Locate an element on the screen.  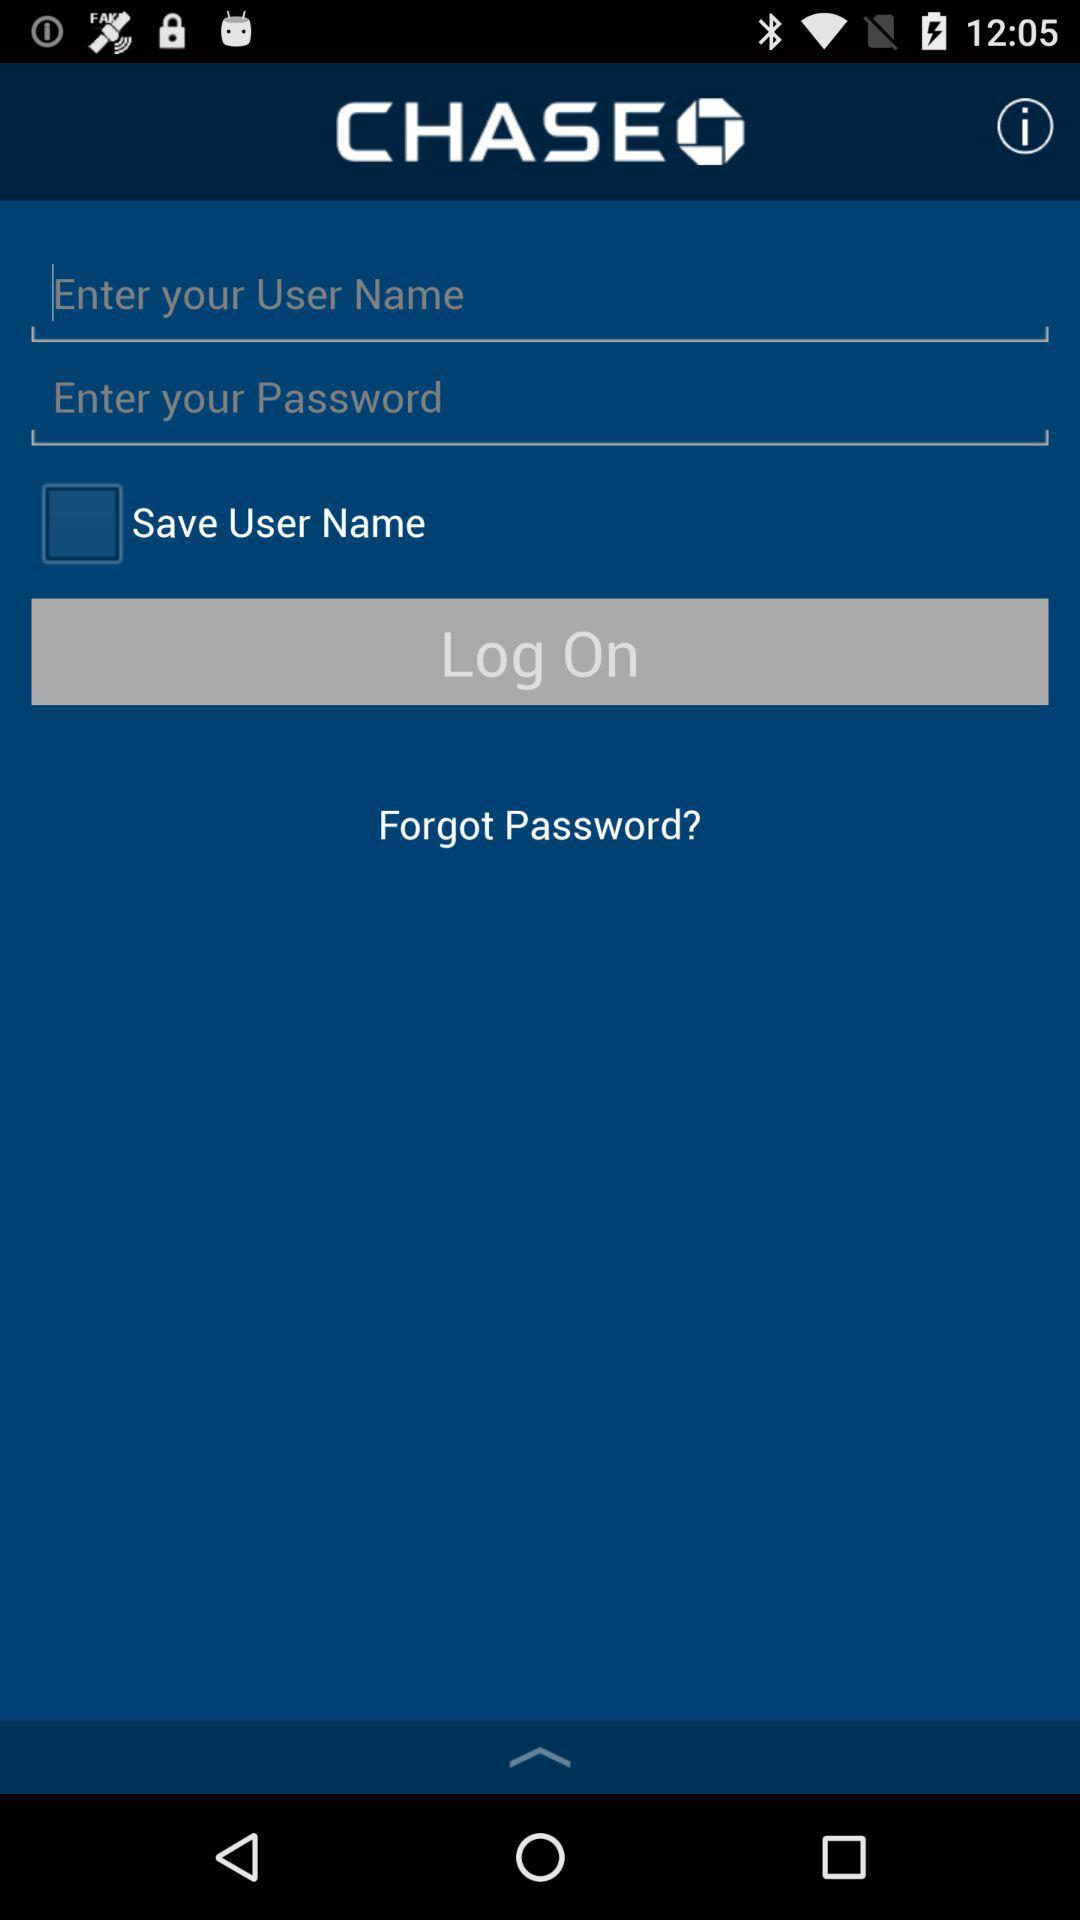
the forgot password? is located at coordinates (538, 823).